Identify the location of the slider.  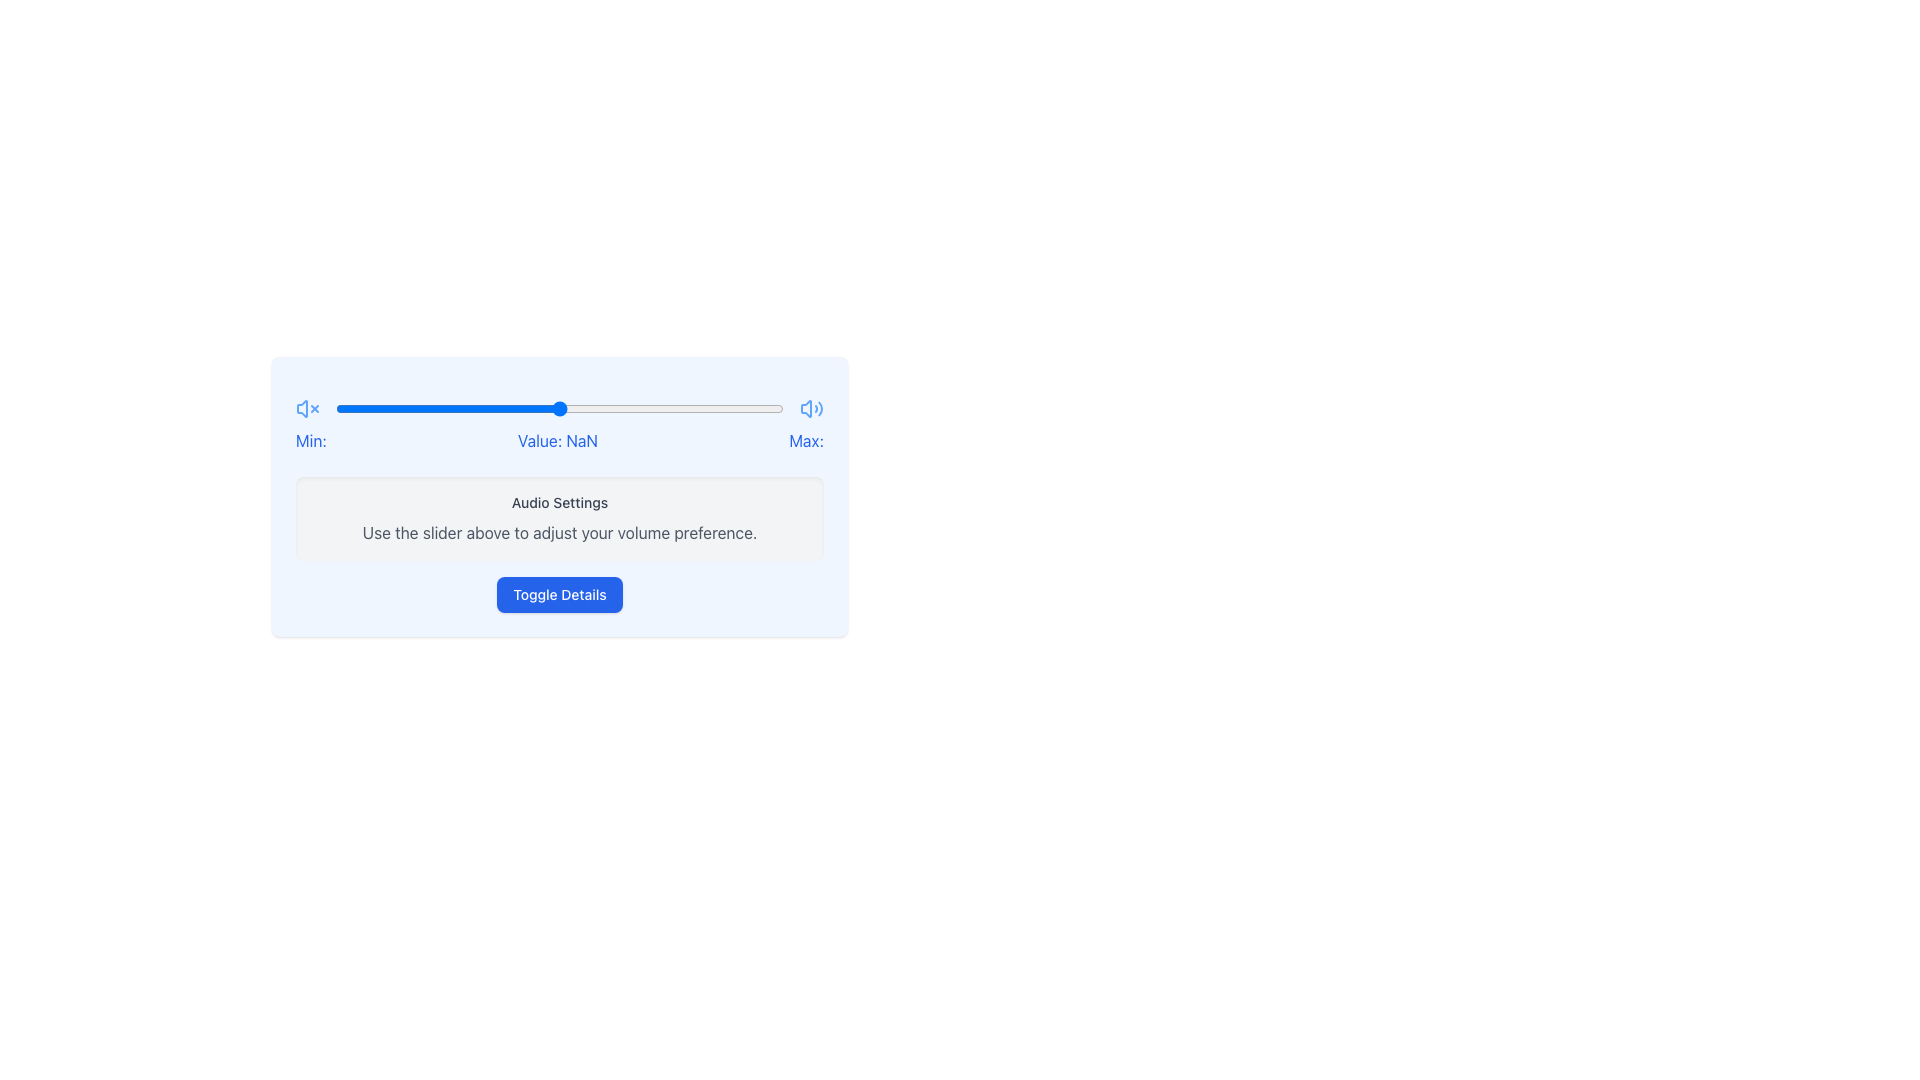
(385, 407).